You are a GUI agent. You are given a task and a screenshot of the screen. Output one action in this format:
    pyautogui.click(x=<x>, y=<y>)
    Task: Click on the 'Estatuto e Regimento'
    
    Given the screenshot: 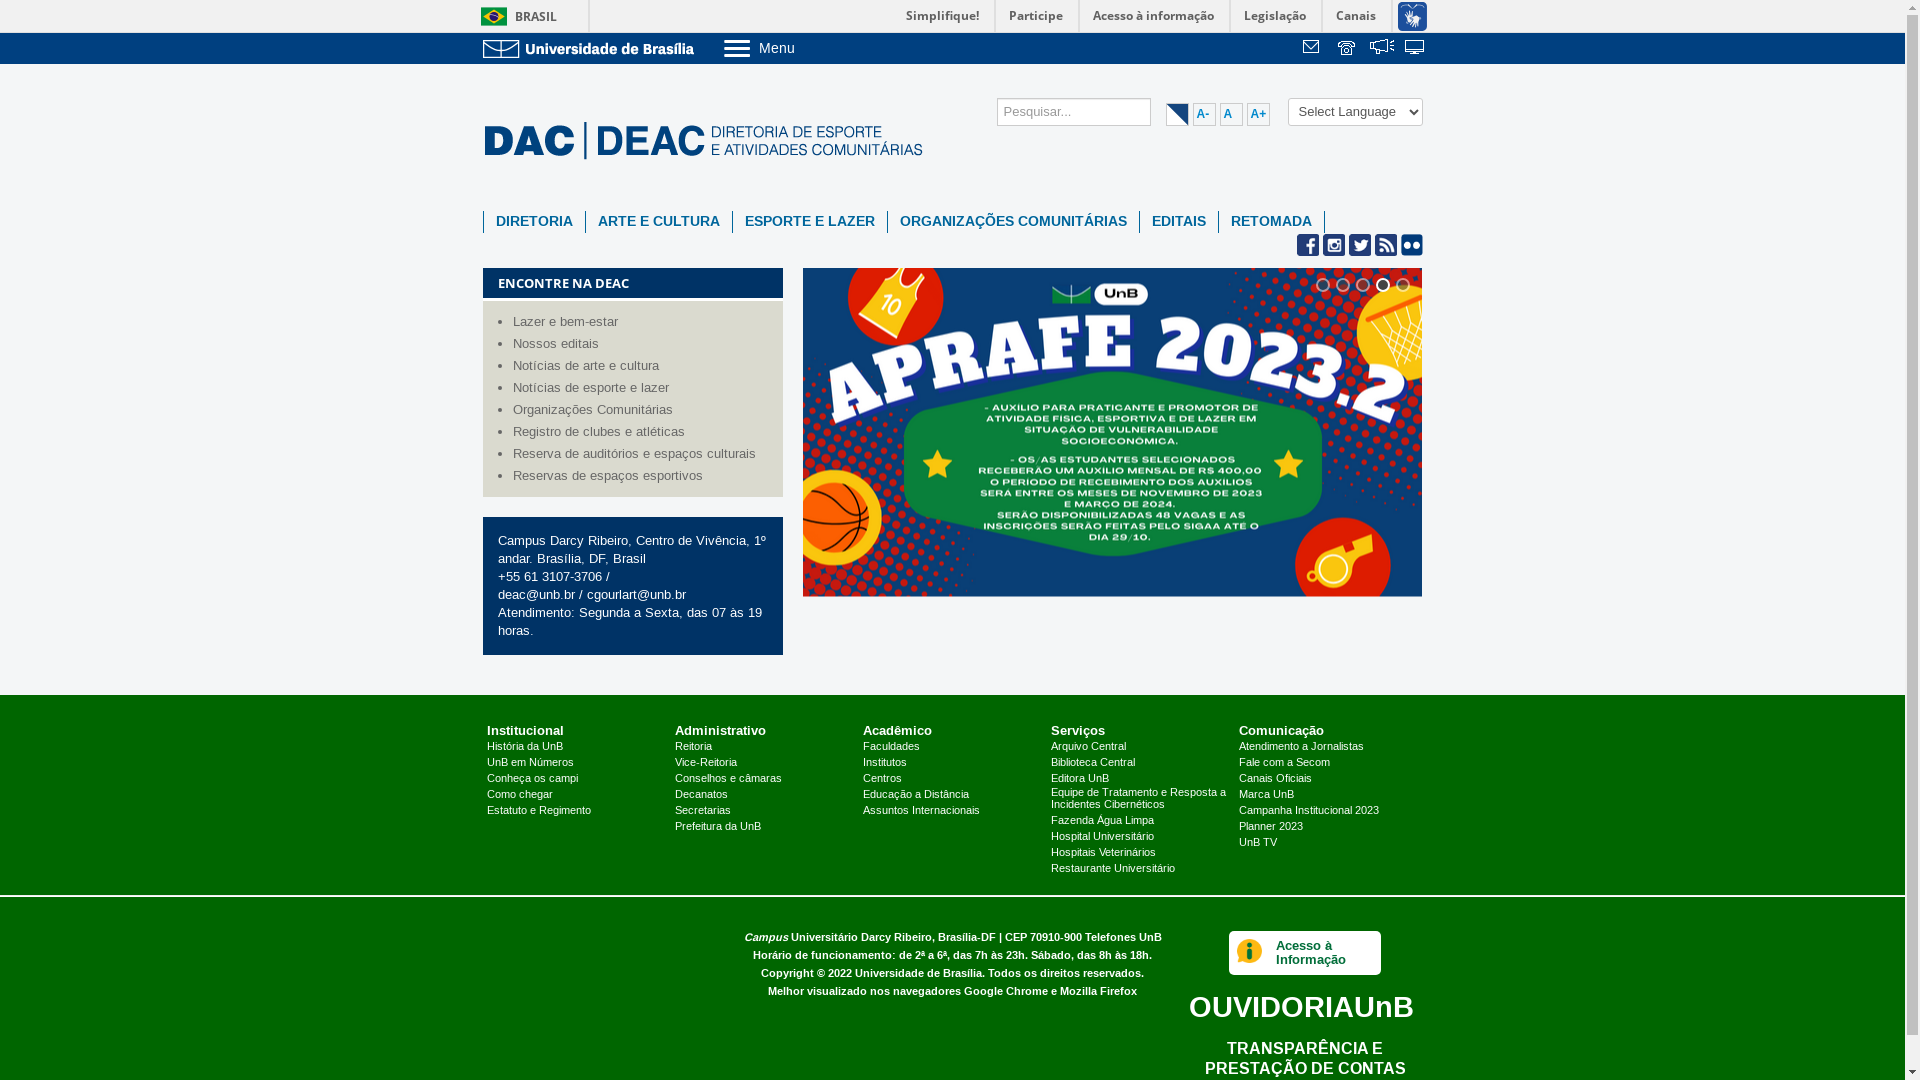 What is the action you would take?
    pyautogui.click(x=486, y=810)
    